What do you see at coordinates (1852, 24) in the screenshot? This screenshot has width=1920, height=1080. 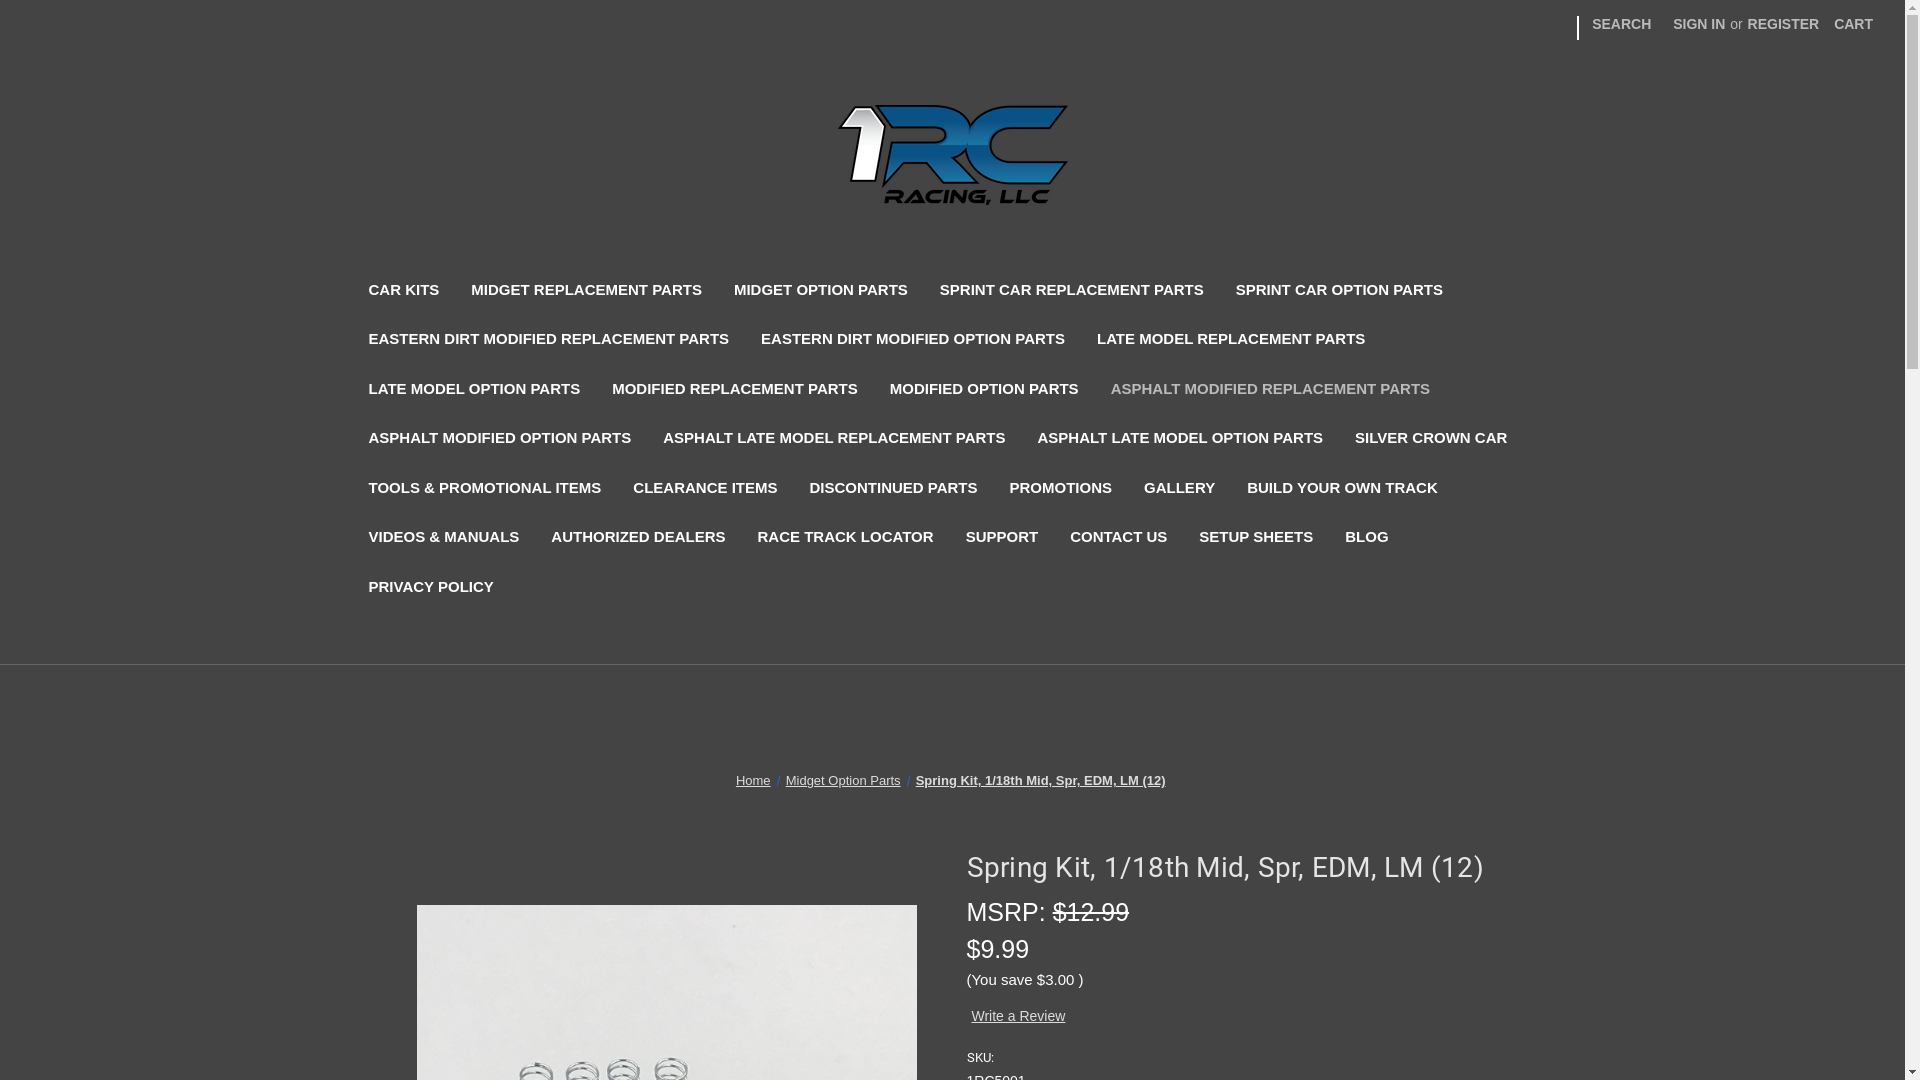 I see `'CART'` at bounding box center [1852, 24].